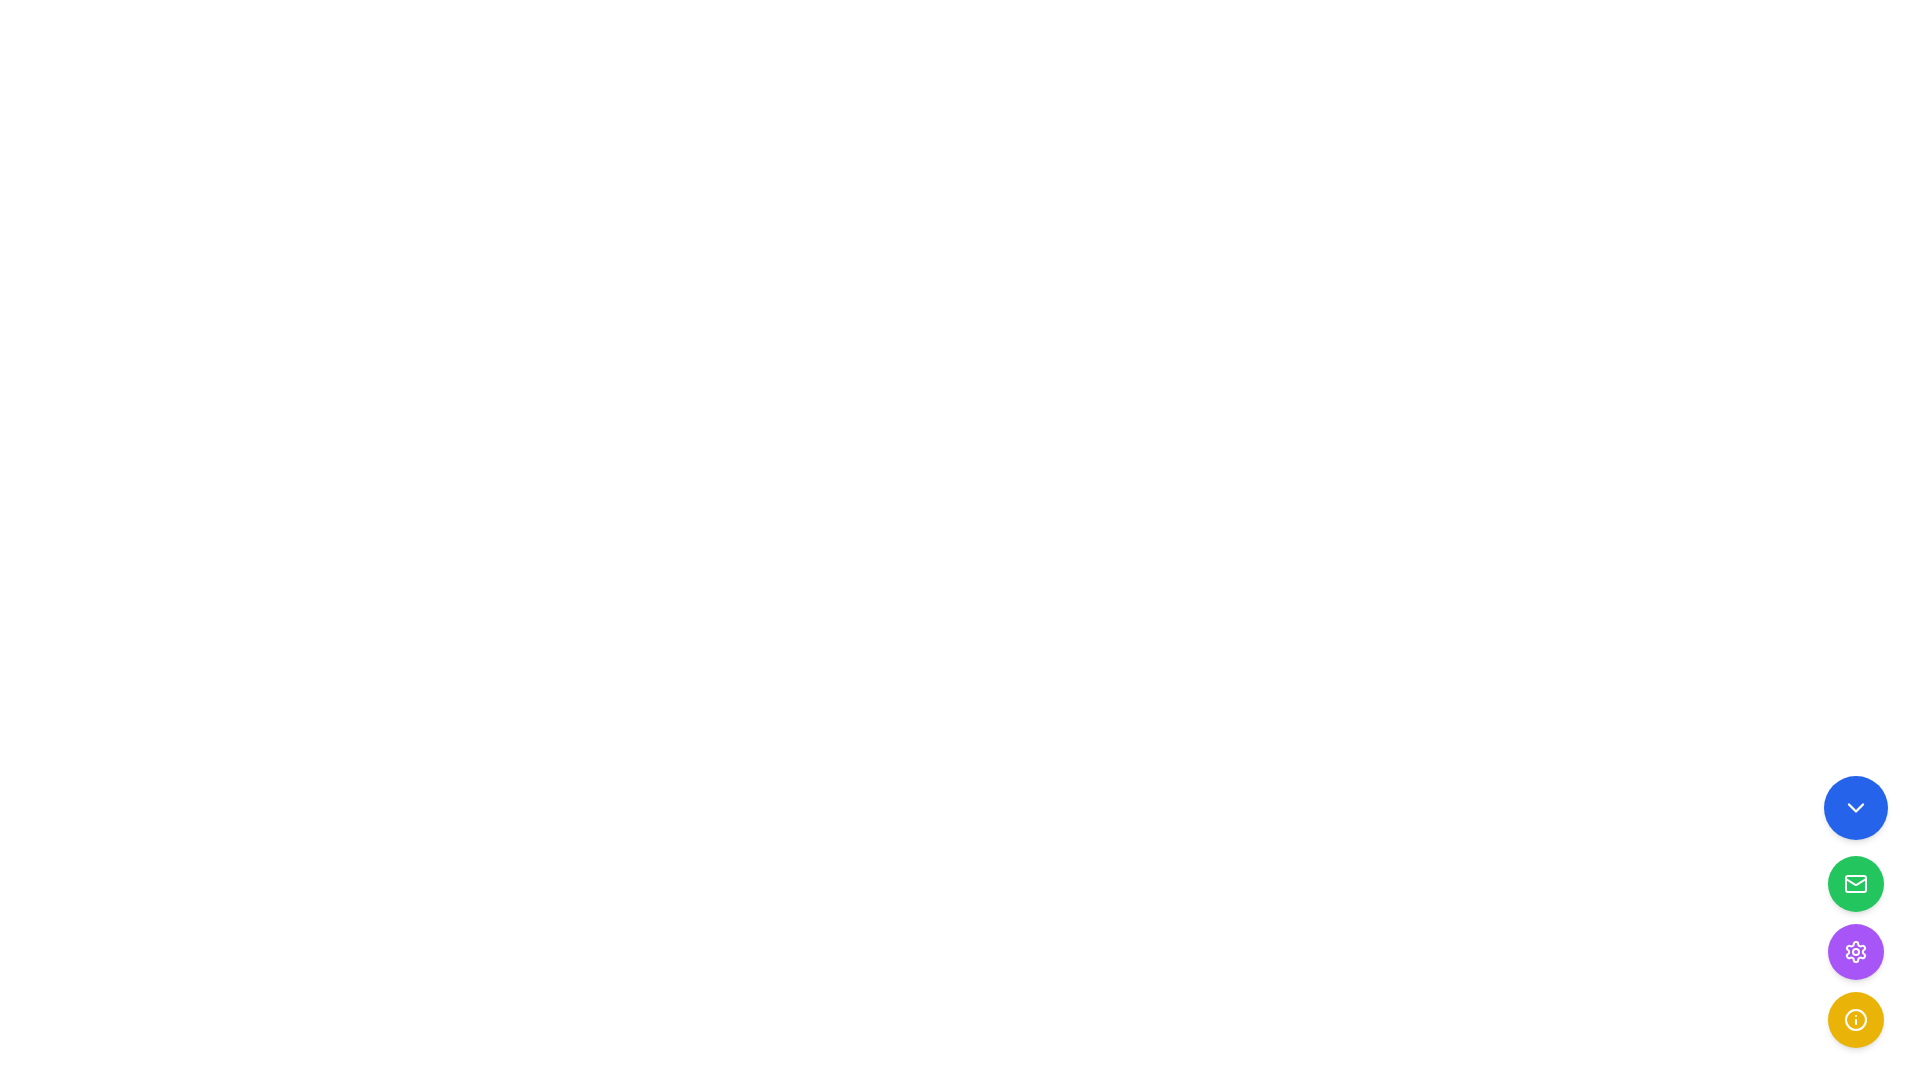 The height and width of the screenshot is (1080, 1920). Describe the element at coordinates (1855, 951) in the screenshot. I see `the circular settings button with a purple background and a white gear icon` at that location.